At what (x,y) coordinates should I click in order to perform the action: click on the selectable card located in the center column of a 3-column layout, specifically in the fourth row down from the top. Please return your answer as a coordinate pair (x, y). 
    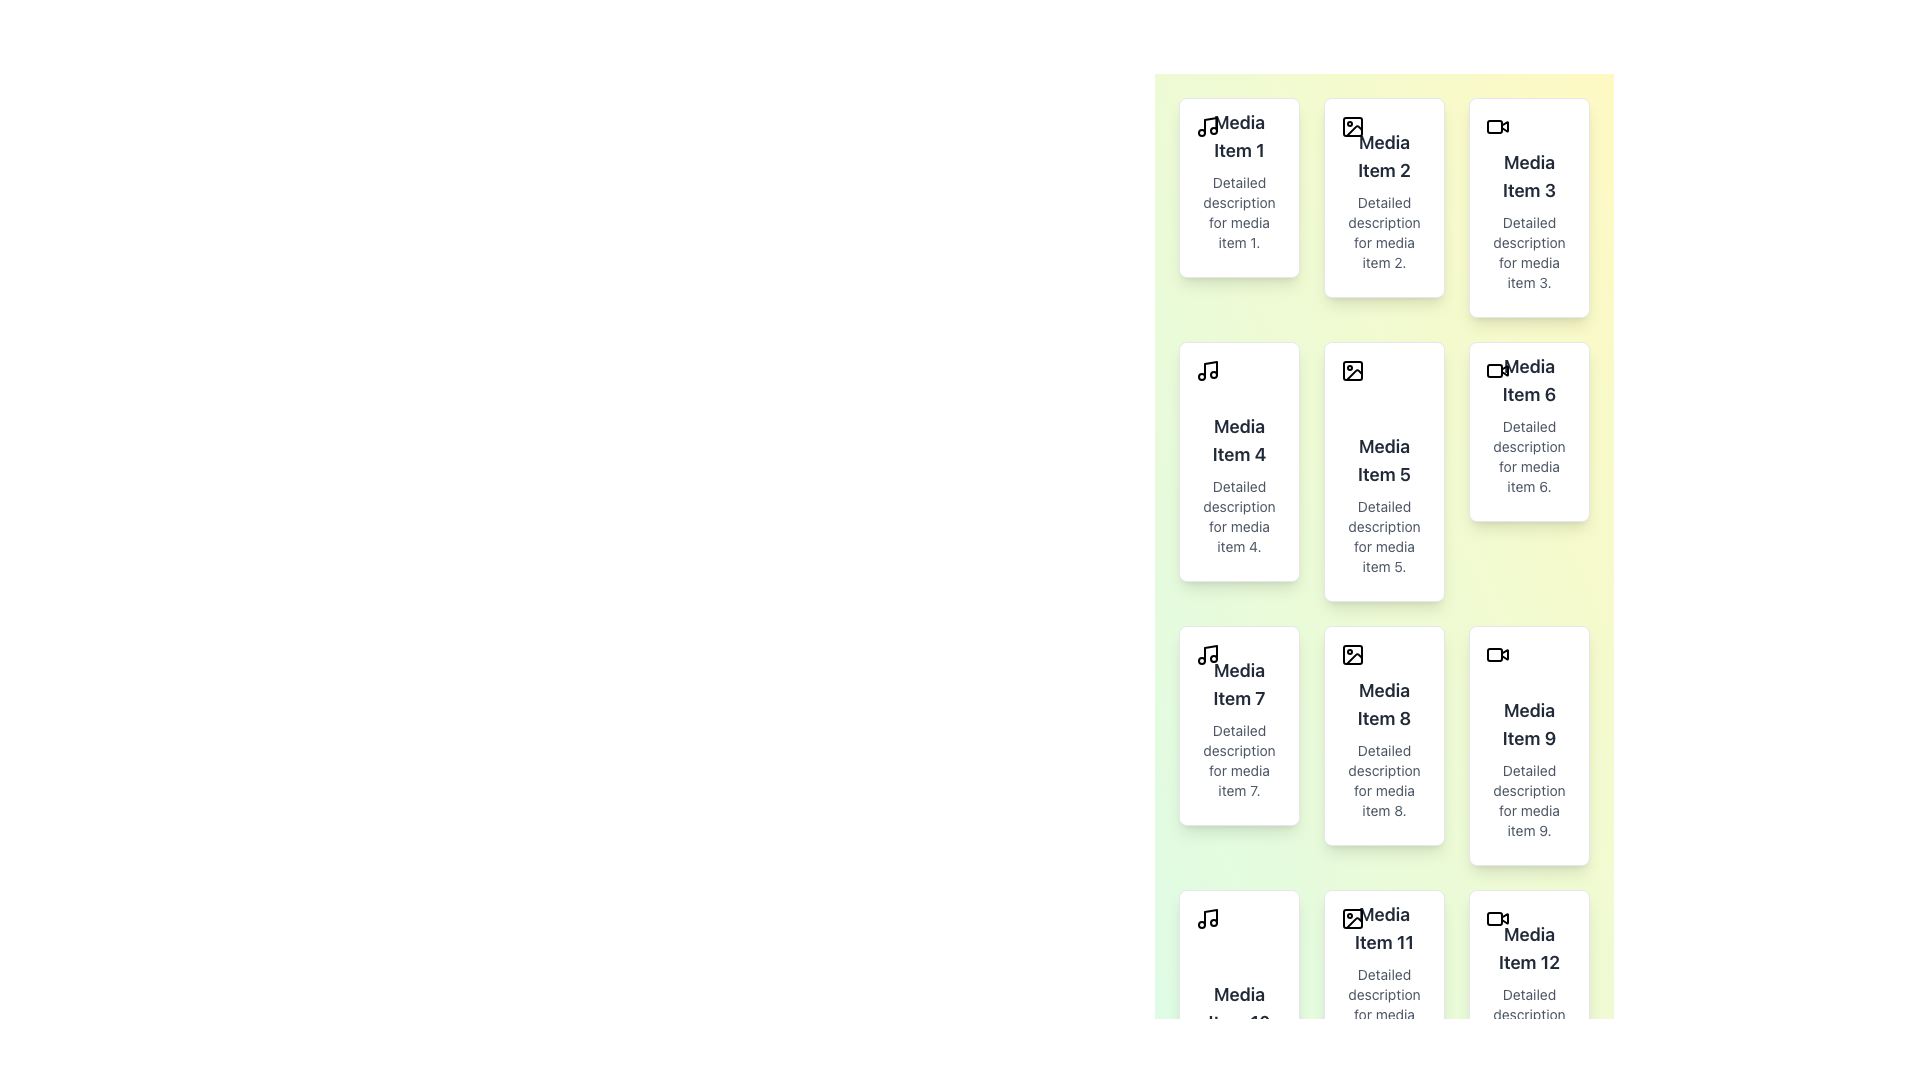
    Looking at the image, I should click on (1528, 745).